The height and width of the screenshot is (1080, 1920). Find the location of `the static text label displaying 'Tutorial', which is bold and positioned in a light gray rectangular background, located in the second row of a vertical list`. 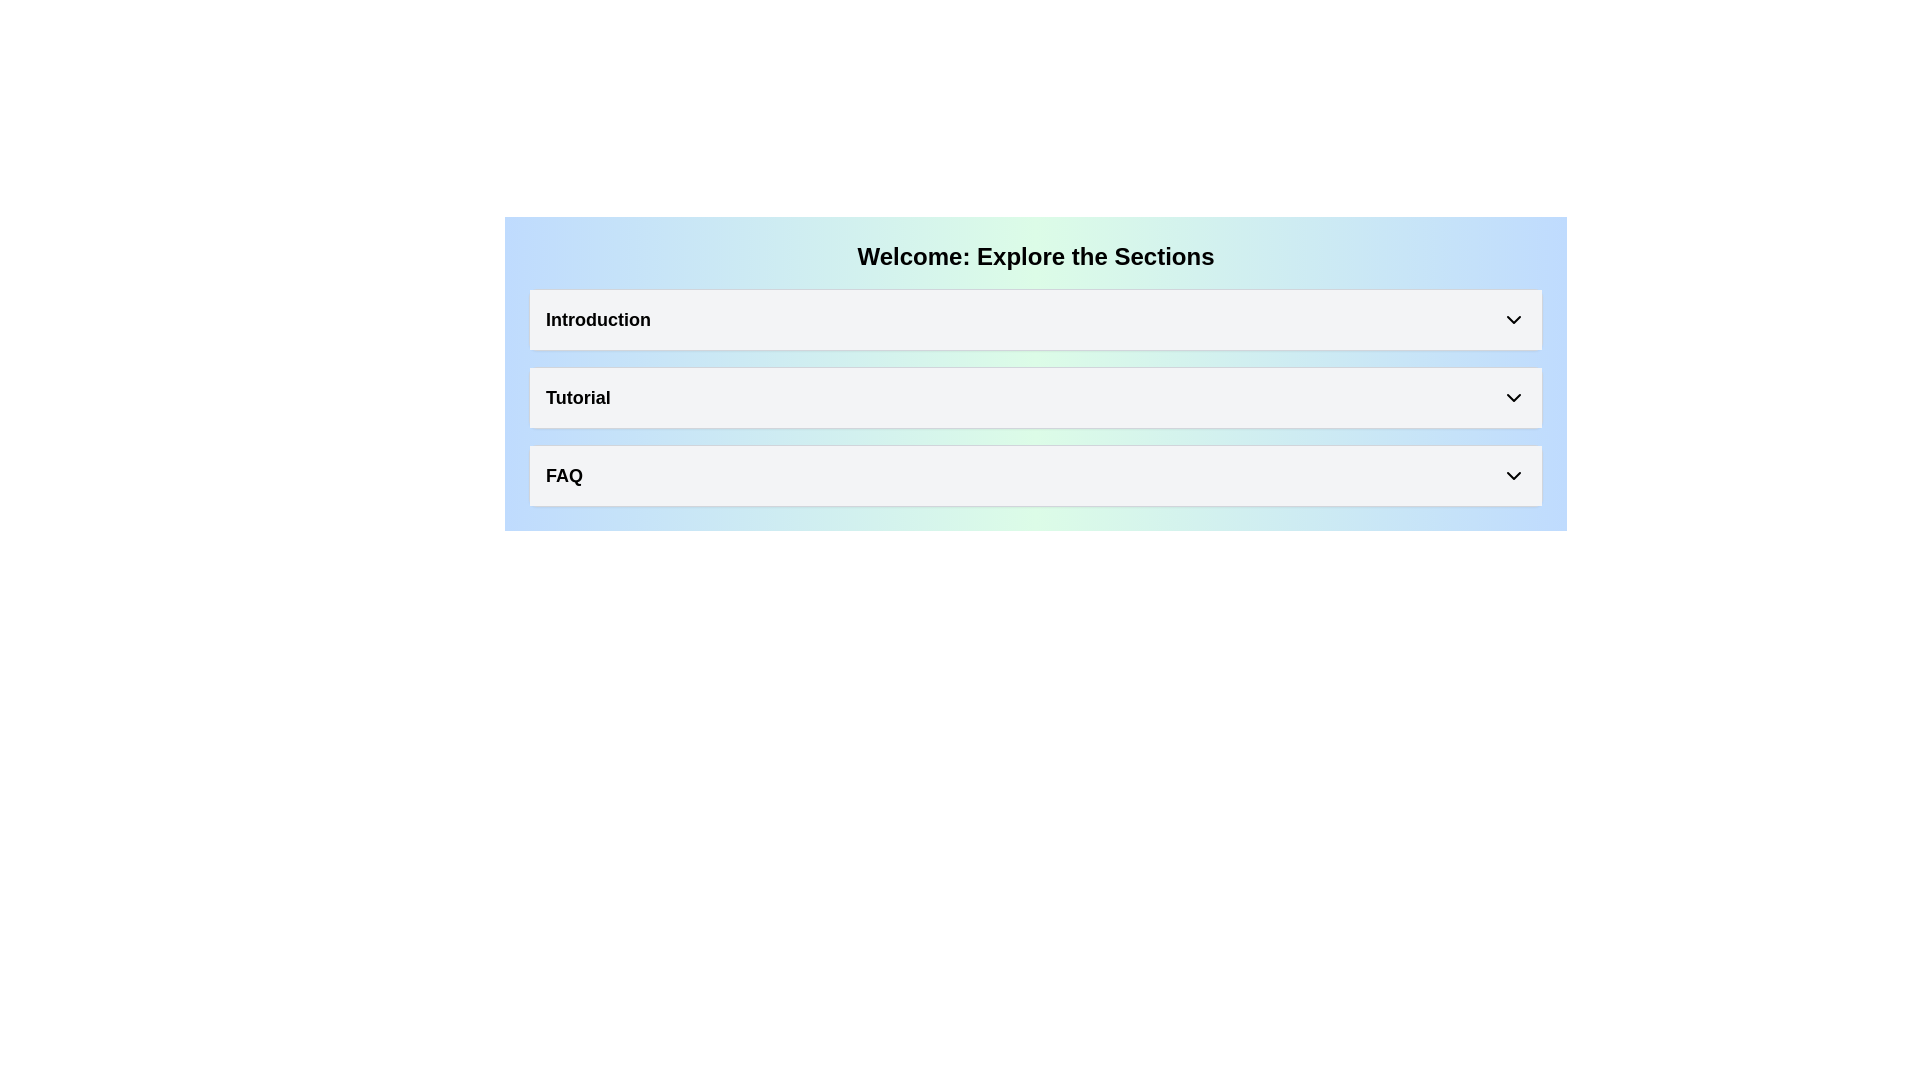

the static text label displaying 'Tutorial', which is bold and positioned in a light gray rectangular background, located in the second row of a vertical list is located at coordinates (577, 397).